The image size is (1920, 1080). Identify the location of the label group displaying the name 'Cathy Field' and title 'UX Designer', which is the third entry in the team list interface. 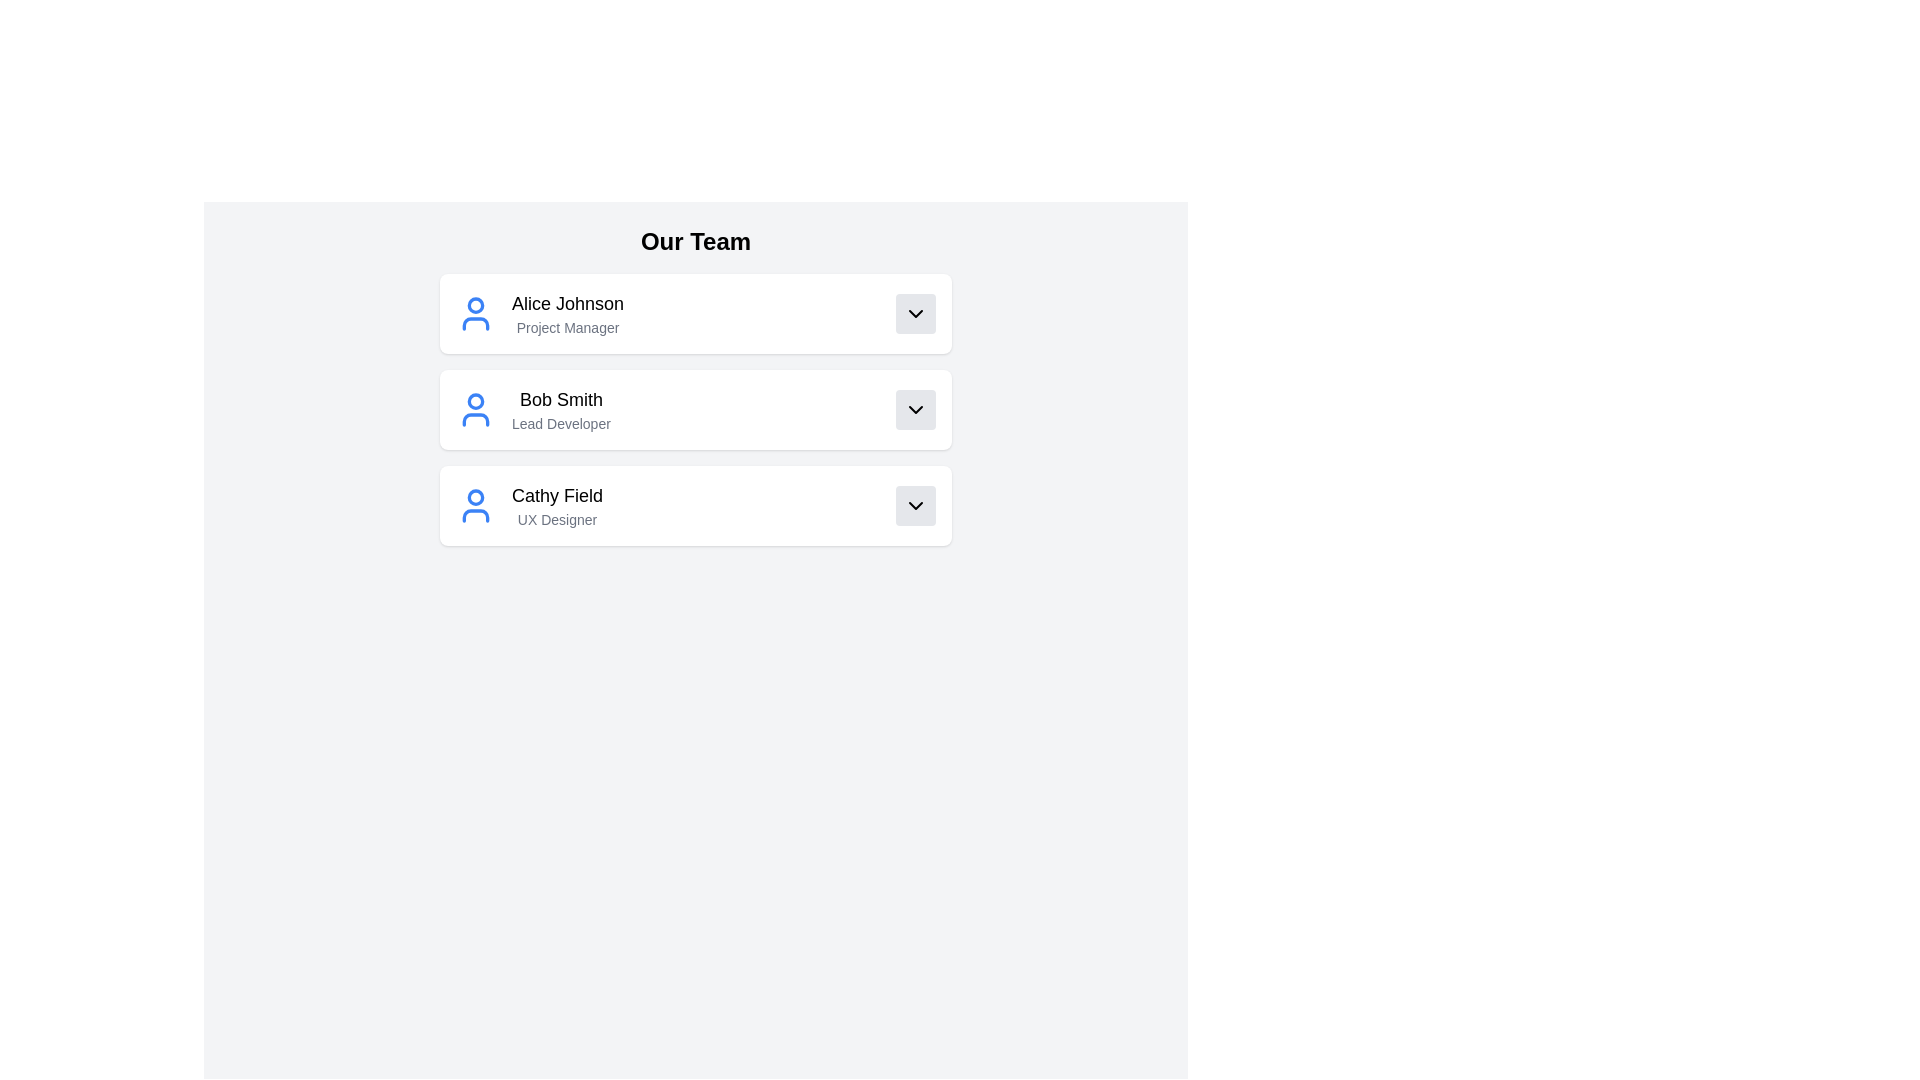
(529, 504).